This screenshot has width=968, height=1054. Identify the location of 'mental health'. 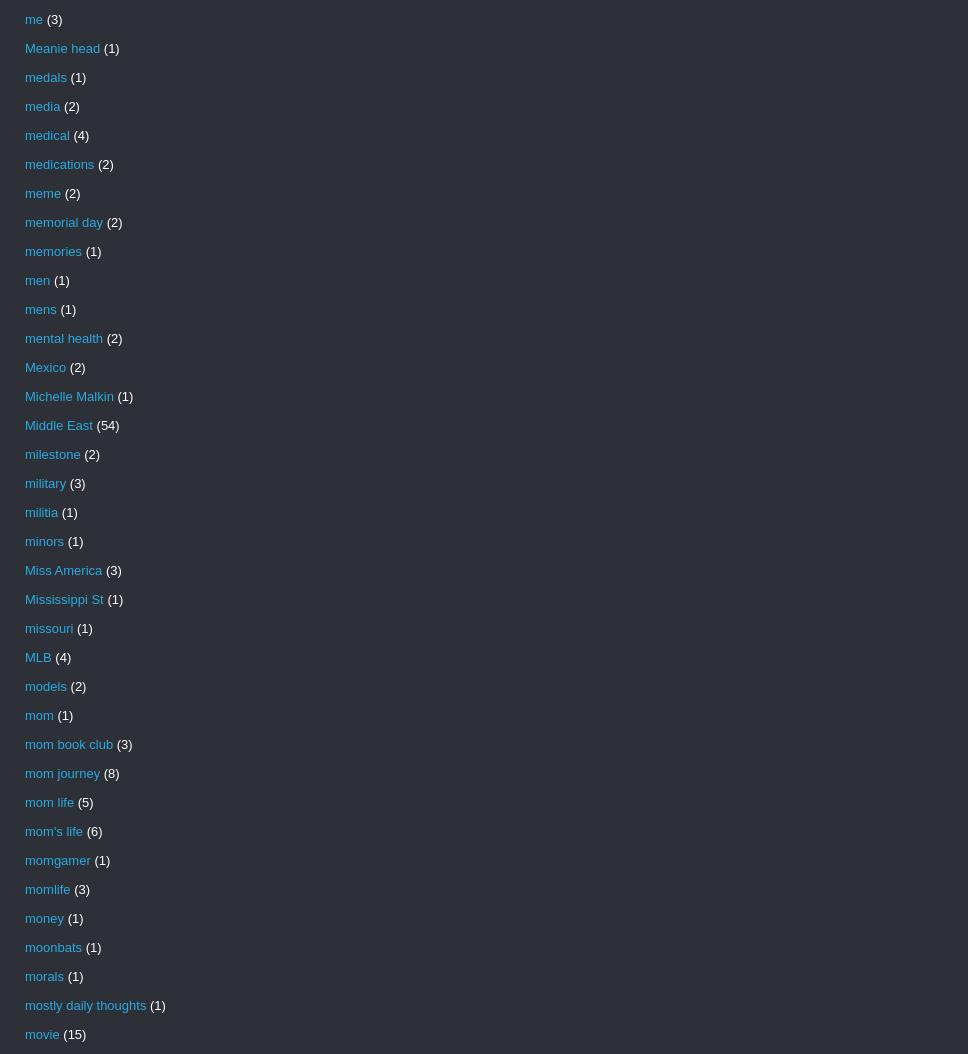
(62, 338).